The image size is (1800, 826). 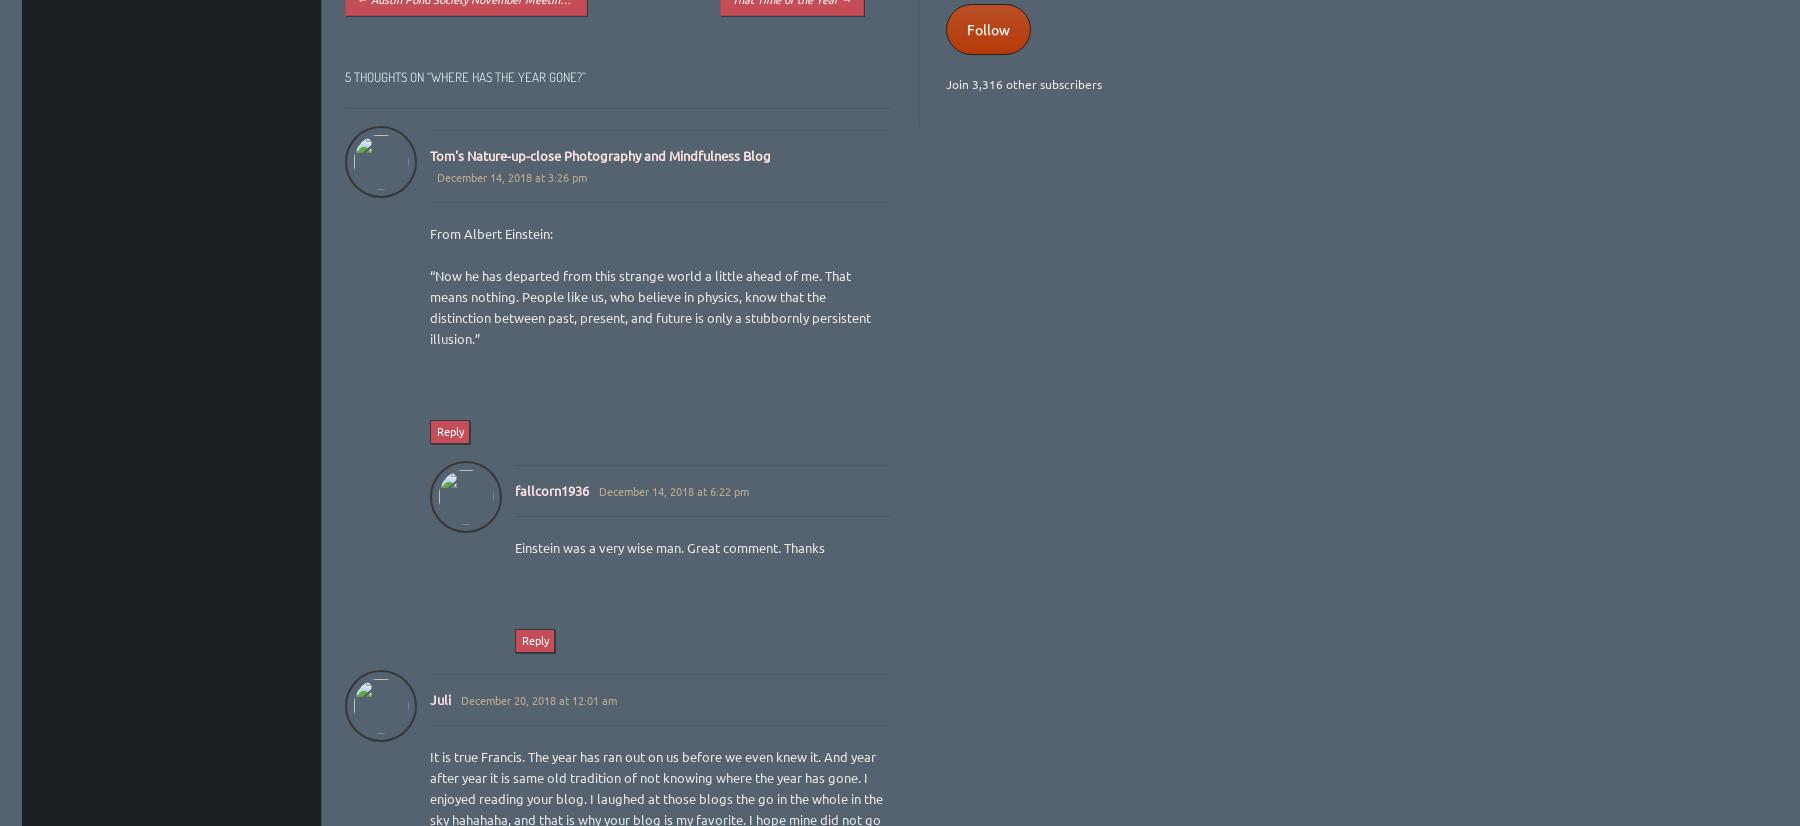 What do you see at coordinates (513, 489) in the screenshot?
I see `'fallcorn1936'` at bounding box center [513, 489].